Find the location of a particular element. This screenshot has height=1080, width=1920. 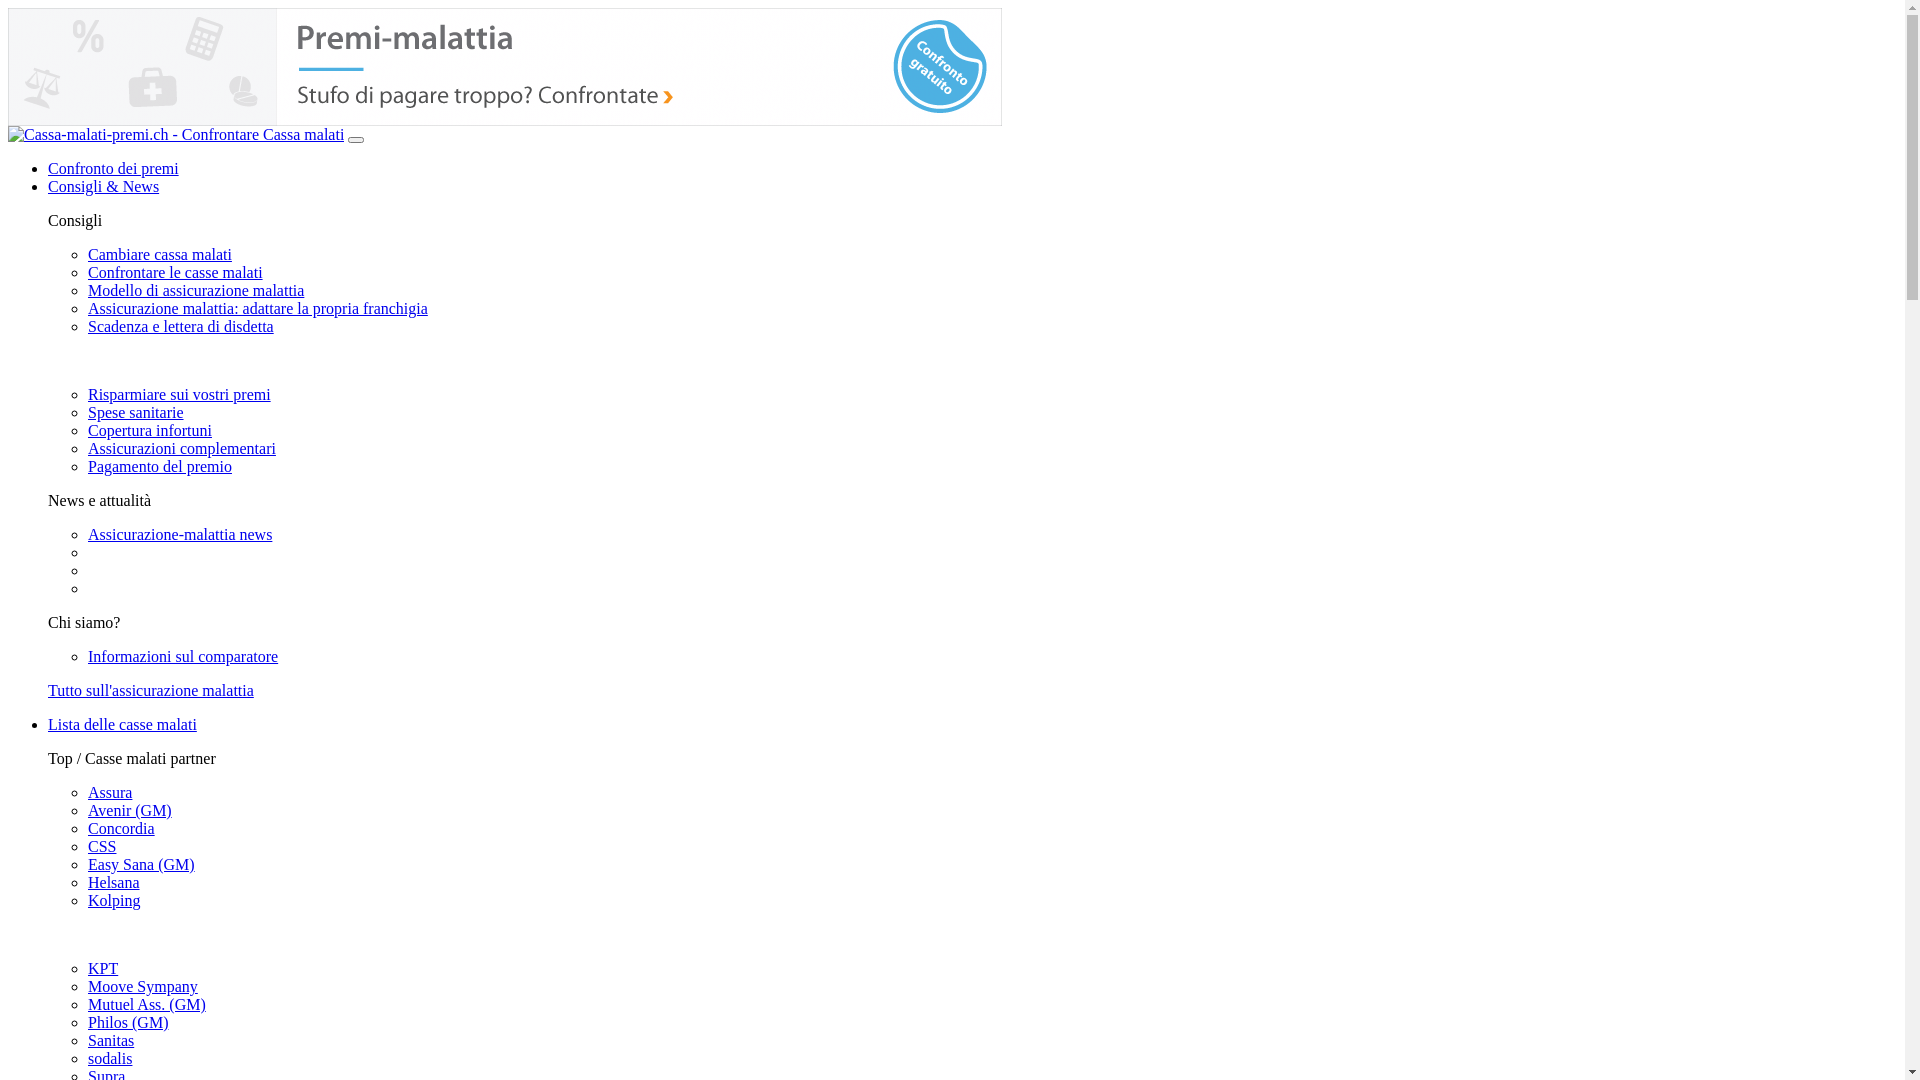

'Pagamento del premio' is located at coordinates (158, 466).